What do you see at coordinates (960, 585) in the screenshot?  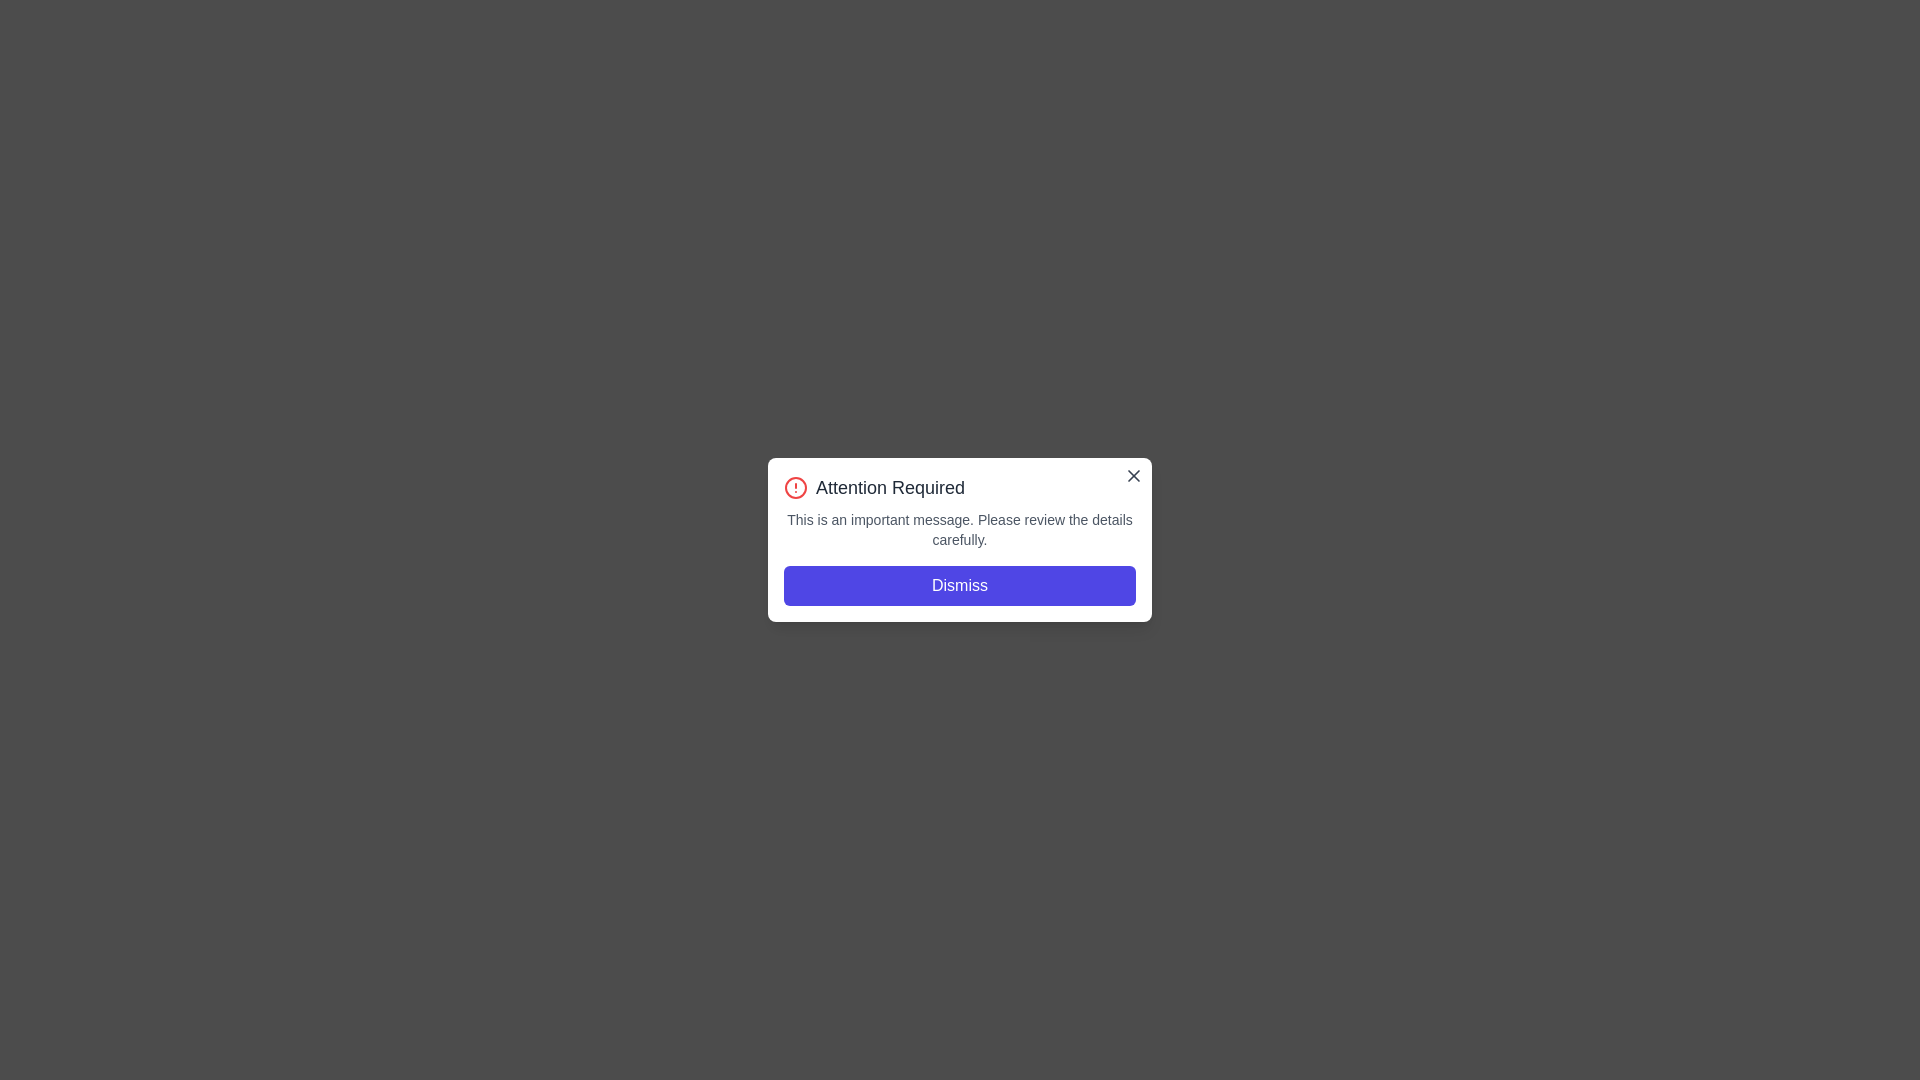 I see `the 'Dismiss' button with a purple background and white text located at the bottom of the modal dialog` at bounding box center [960, 585].